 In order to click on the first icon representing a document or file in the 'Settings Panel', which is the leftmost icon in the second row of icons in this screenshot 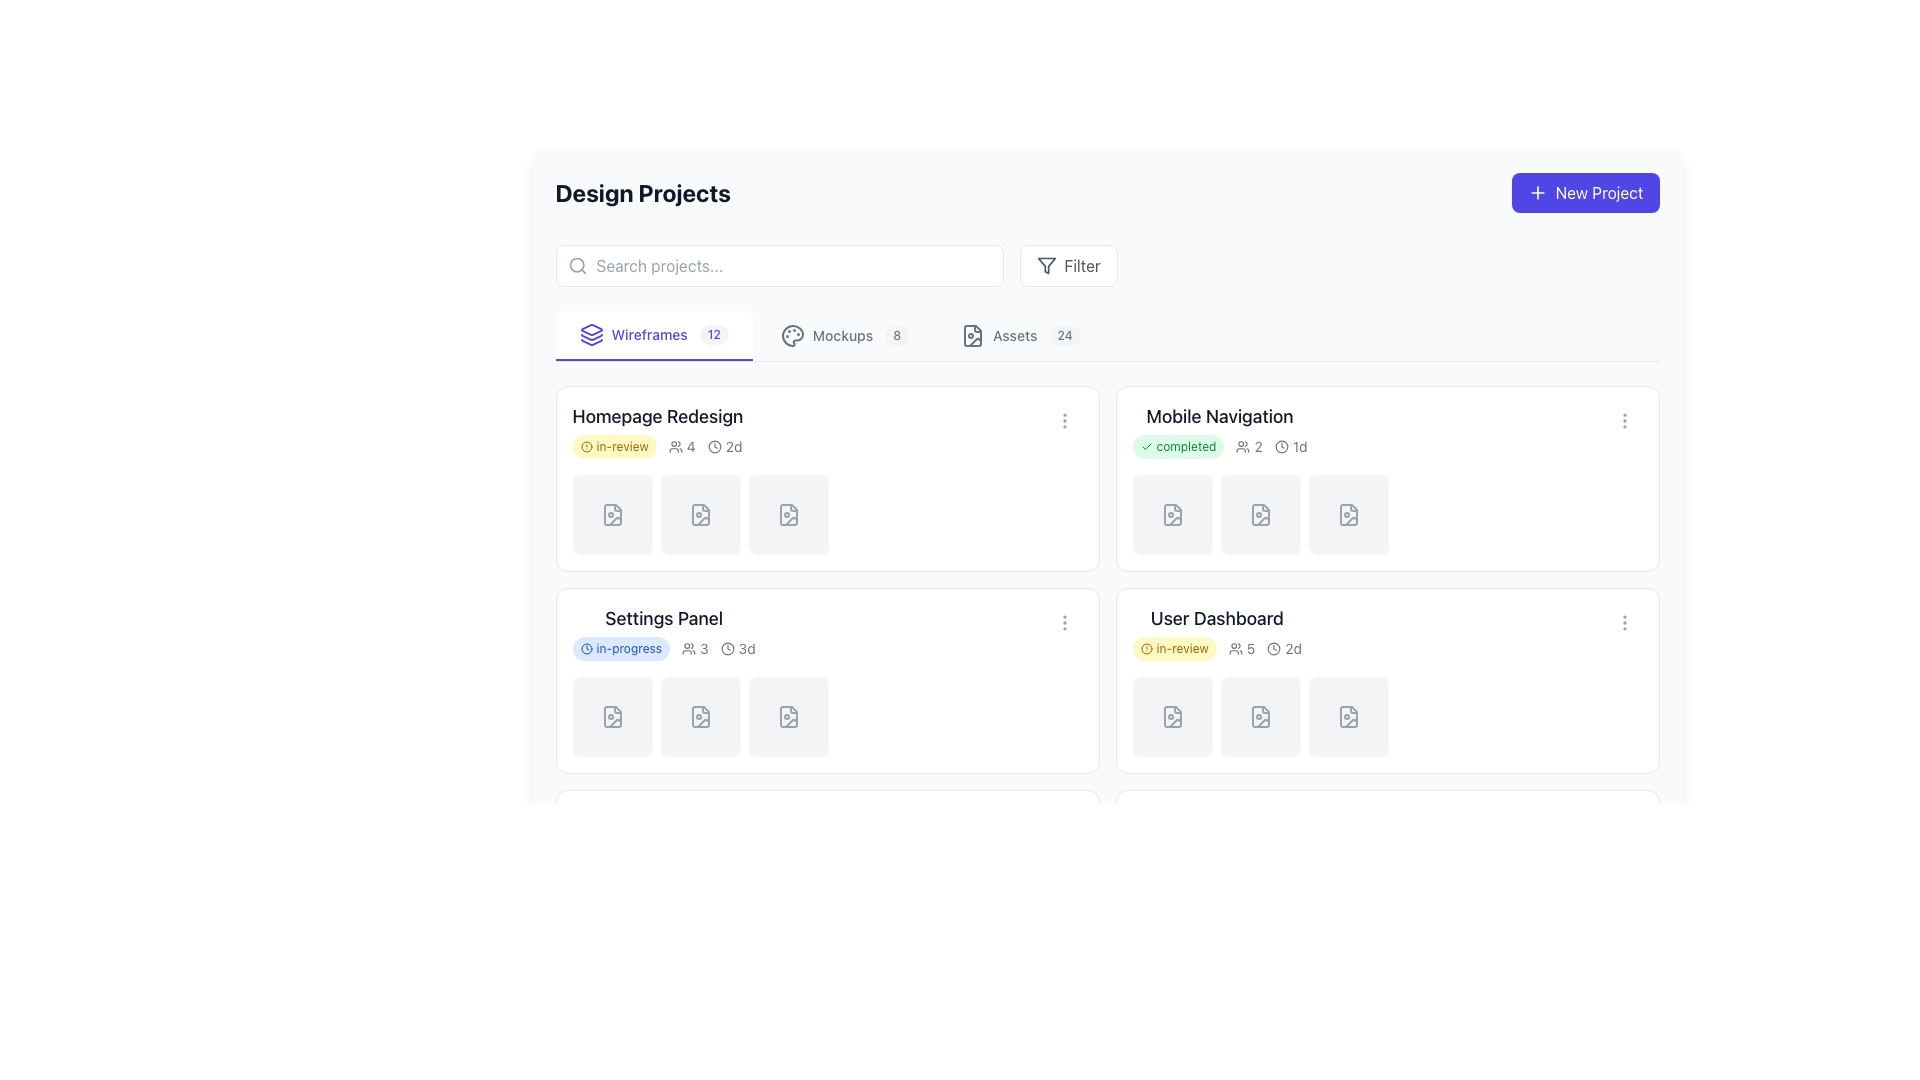, I will do `click(611, 716)`.